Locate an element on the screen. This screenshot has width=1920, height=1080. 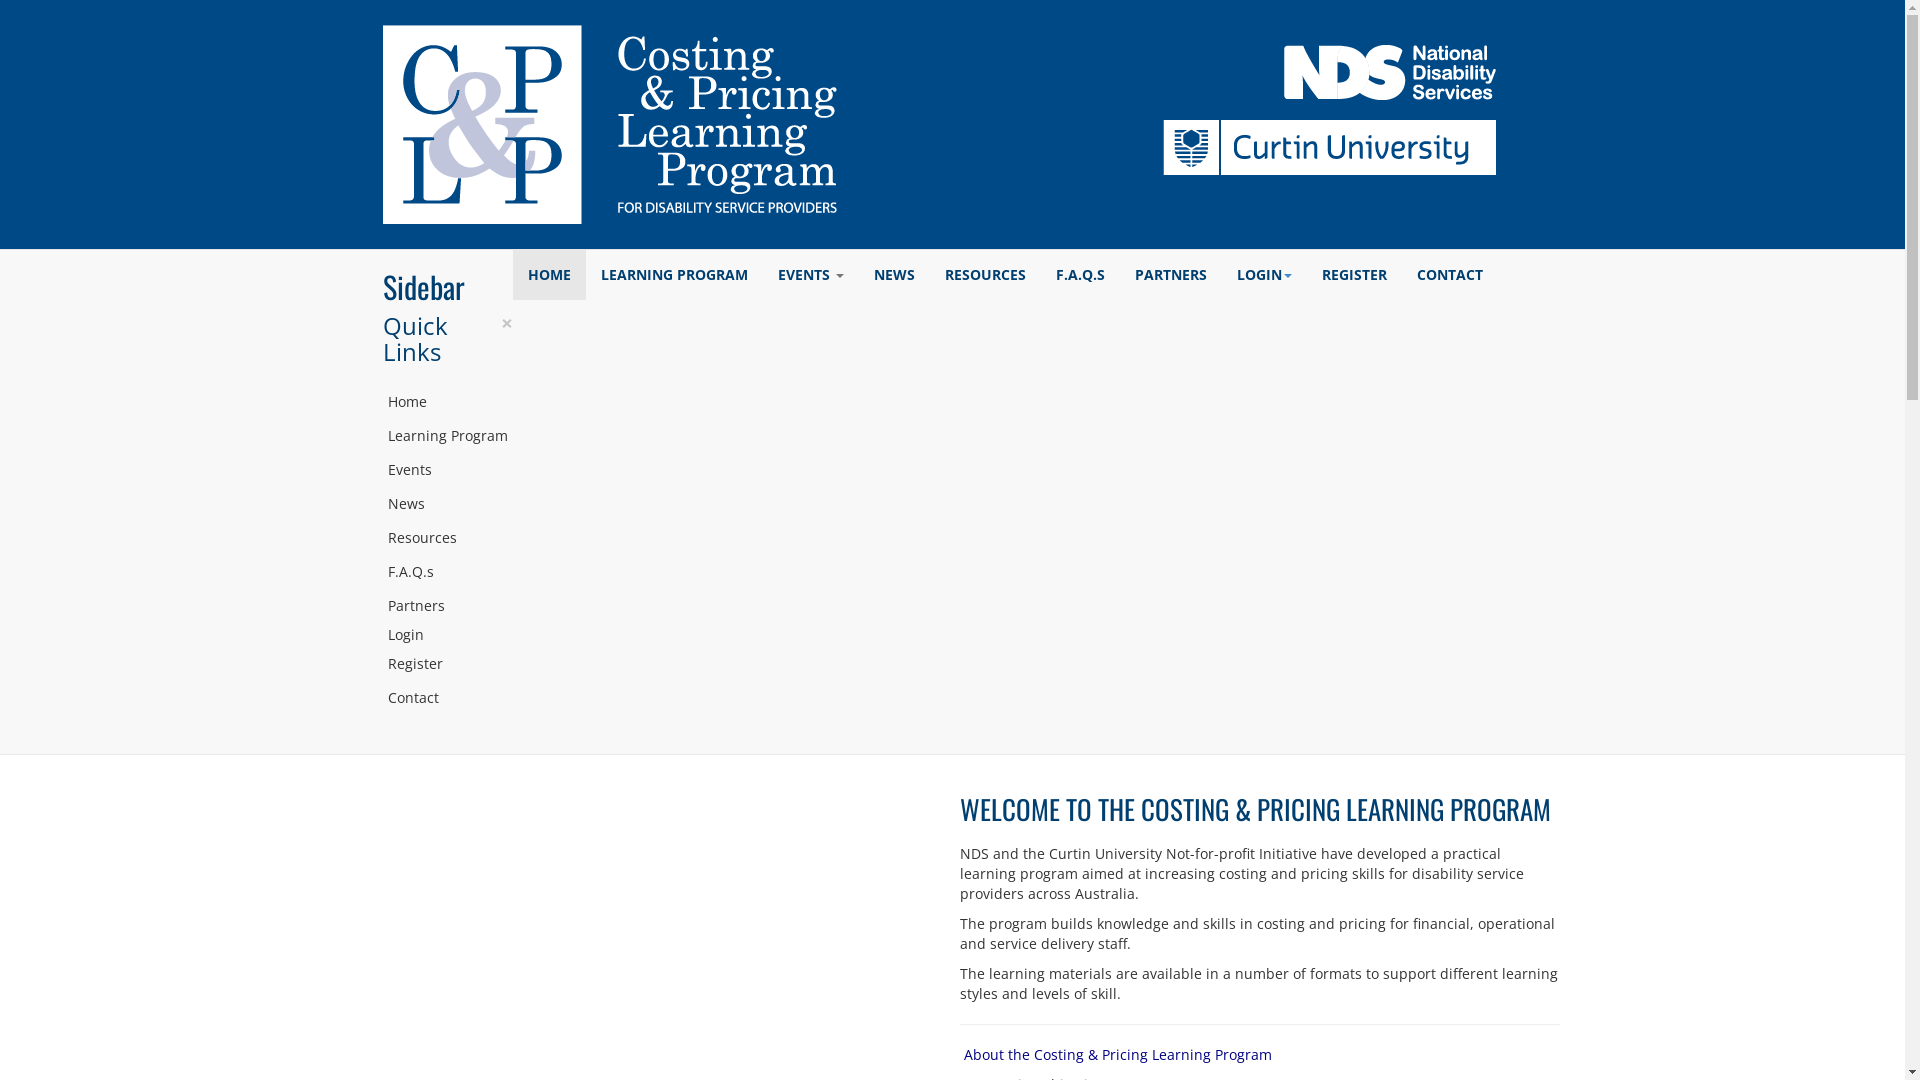
'Learning Program' is located at coordinates (445, 434).